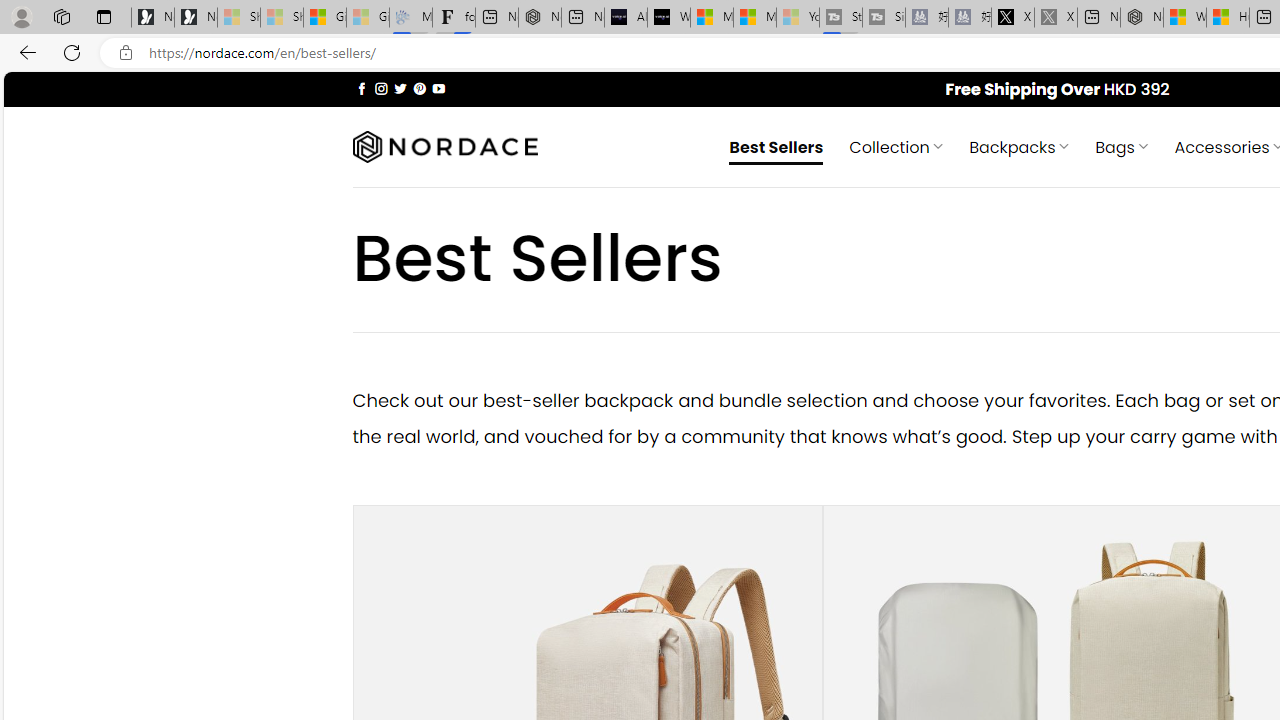 Image resolution: width=1280 pixels, height=720 pixels. What do you see at coordinates (775, 145) in the screenshot?
I see `'  Best Sellers'` at bounding box center [775, 145].